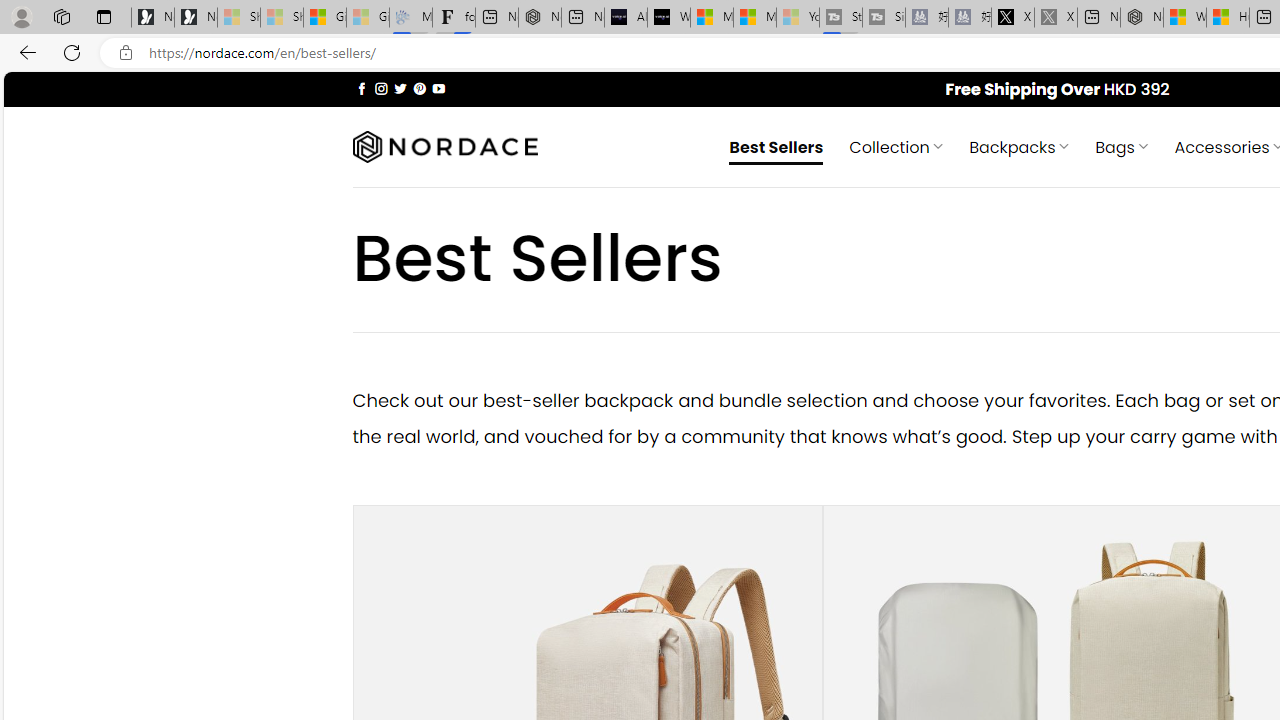 Image resolution: width=1280 pixels, height=720 pixels. What do you see at coordinates (775, 145) in the screenshot?
I see `'  Best Sellers'` at bounding box center [775, 145].